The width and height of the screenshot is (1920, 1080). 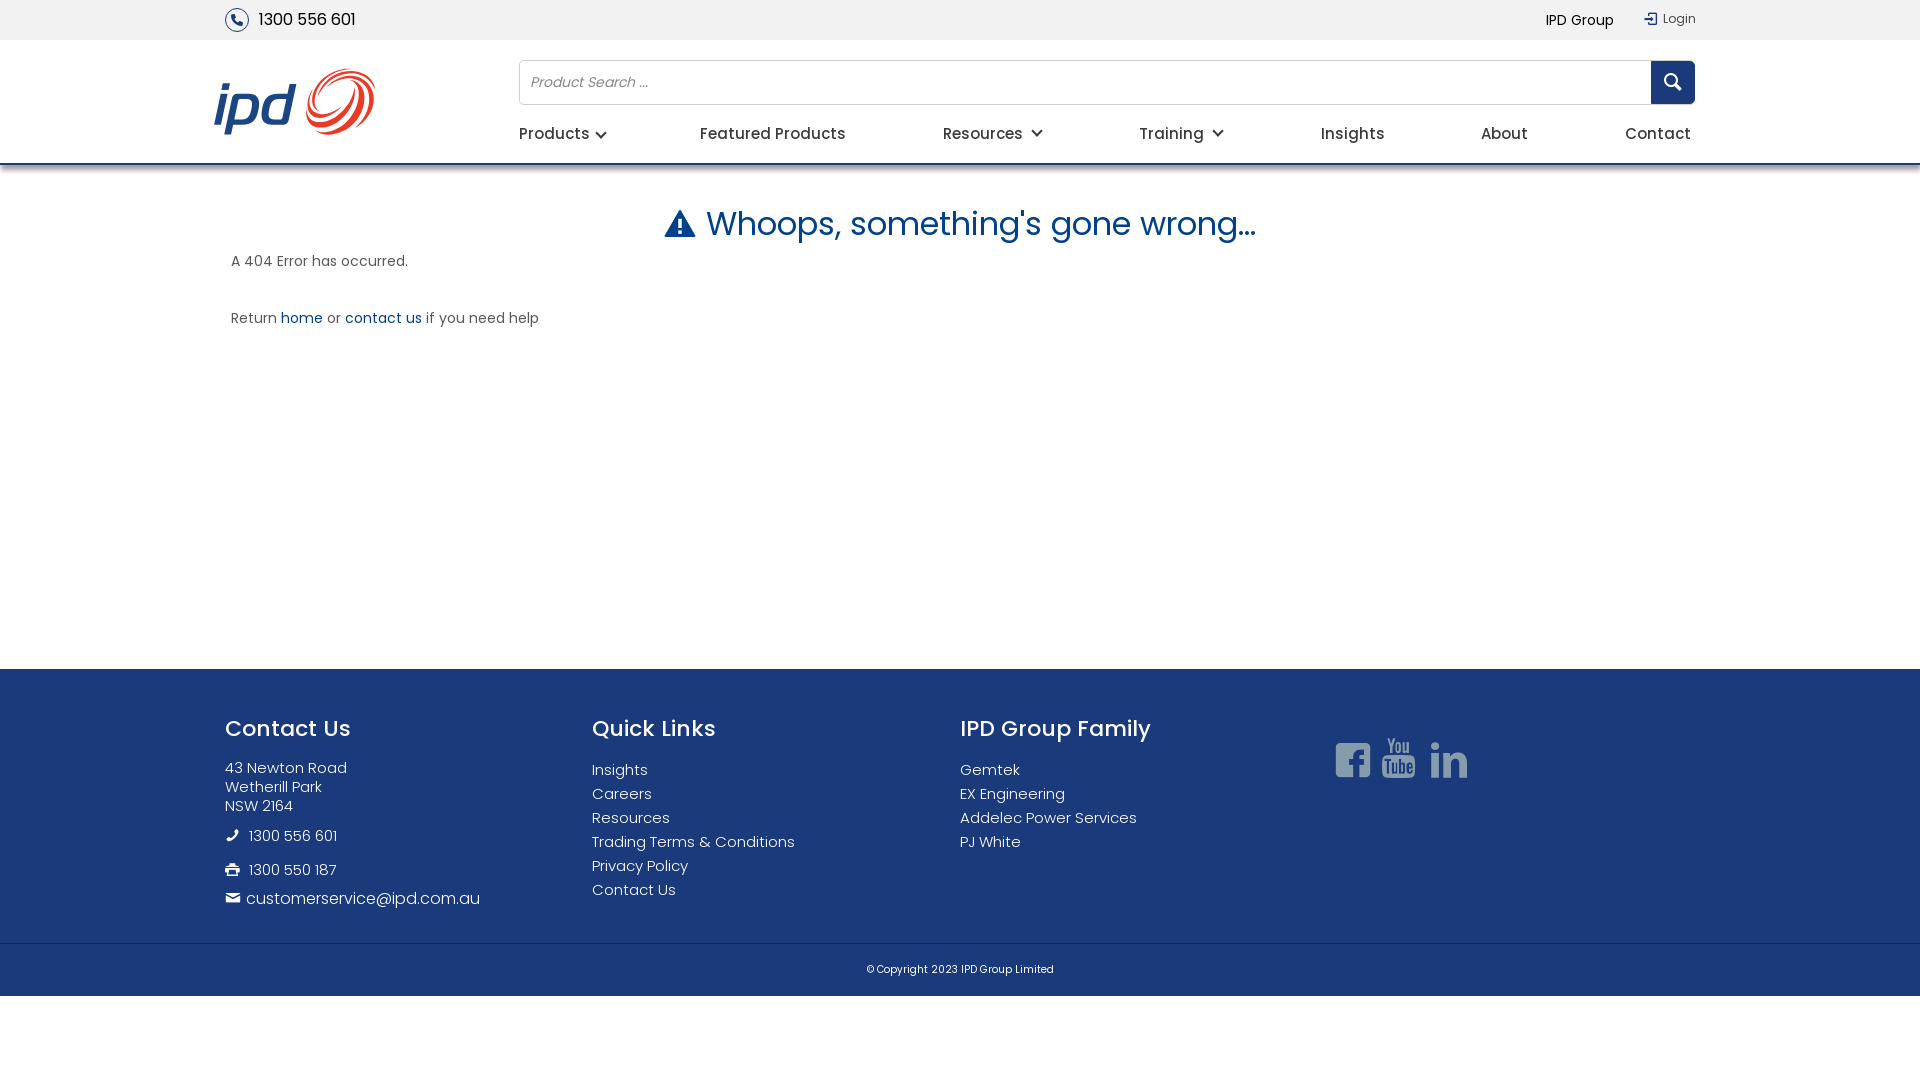 What do you see at coordinates (698, 841) in the screenshot?
I see `'Trading Terms & Conditions'` at bounding box center [698, 841].